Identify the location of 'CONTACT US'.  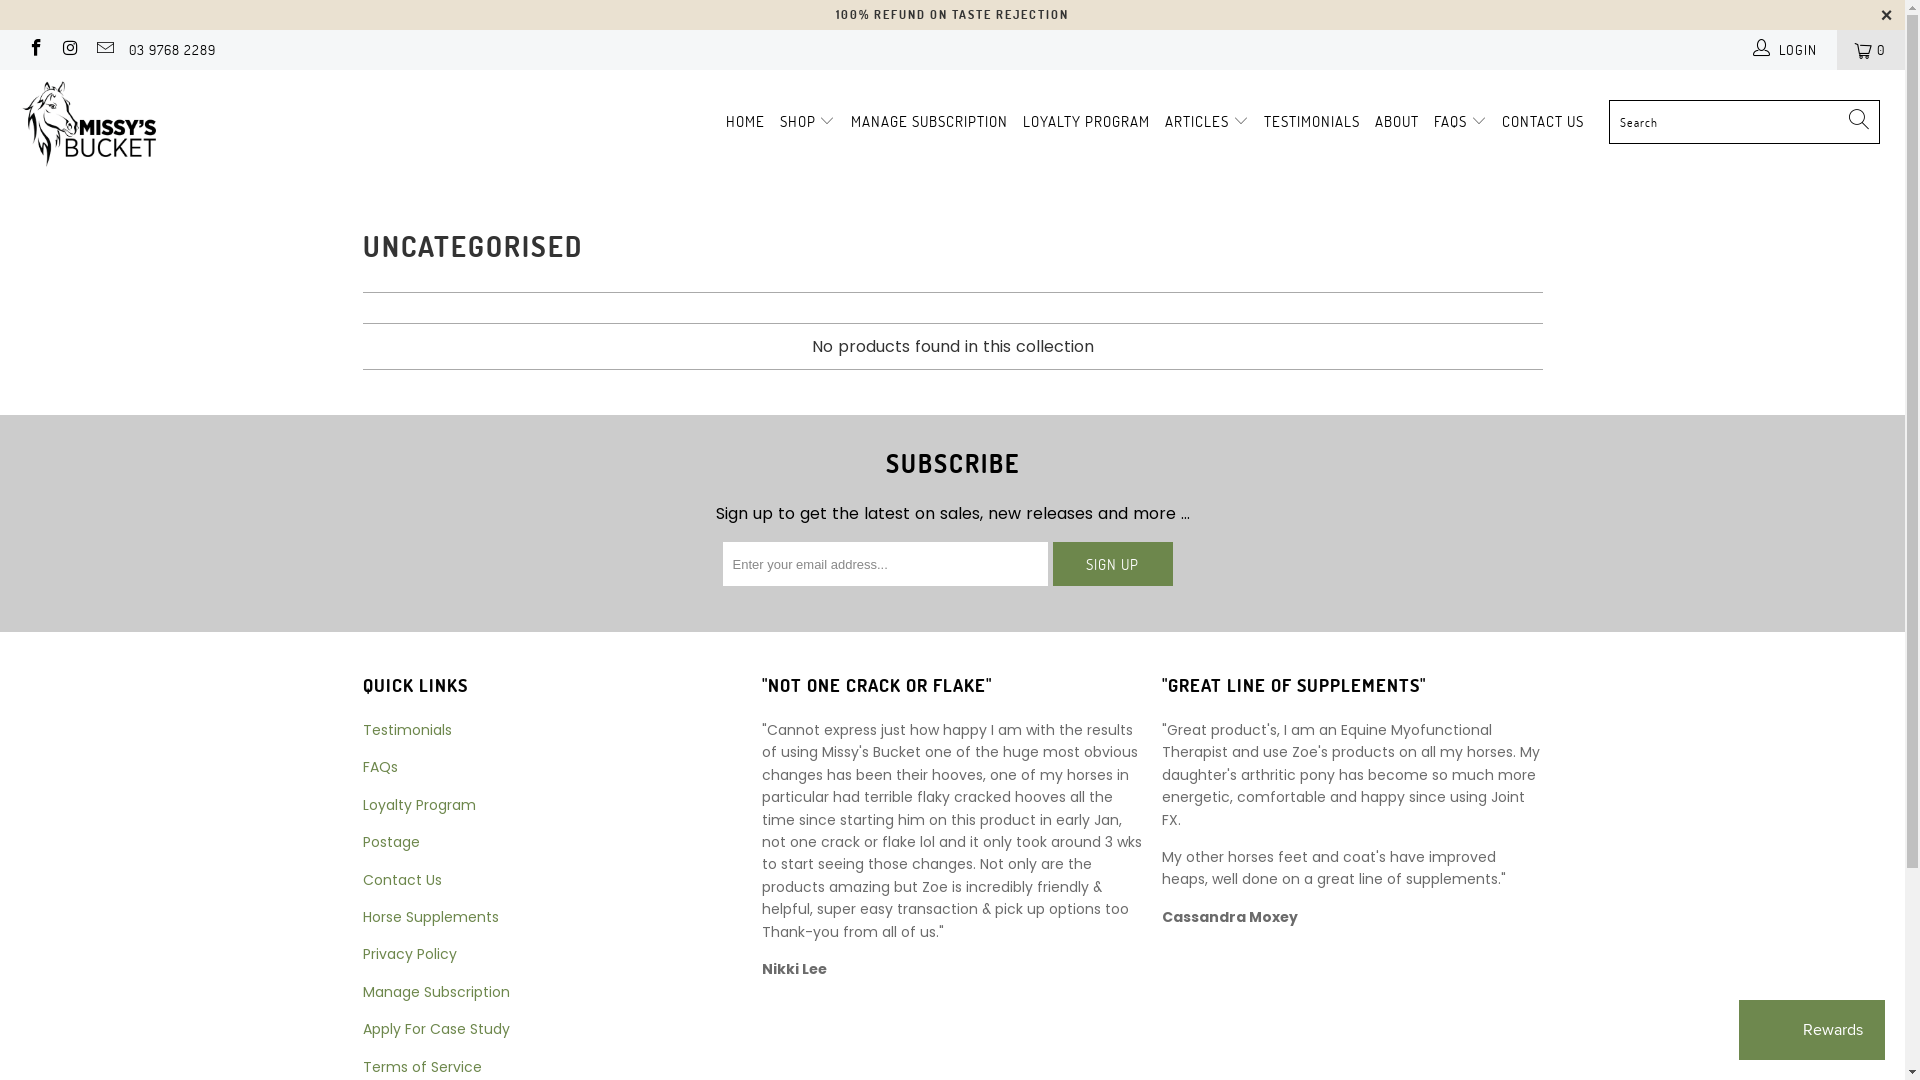
(1541, 122).